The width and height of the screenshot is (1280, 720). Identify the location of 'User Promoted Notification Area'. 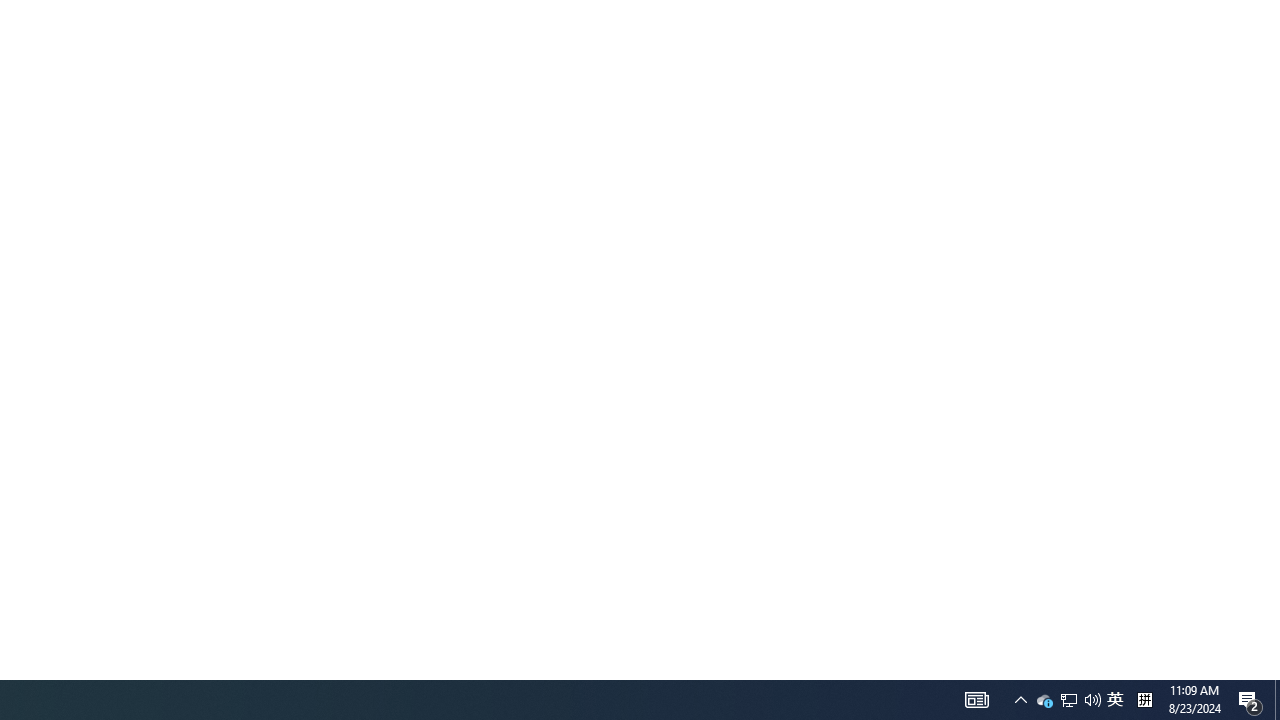
(1020, 698).